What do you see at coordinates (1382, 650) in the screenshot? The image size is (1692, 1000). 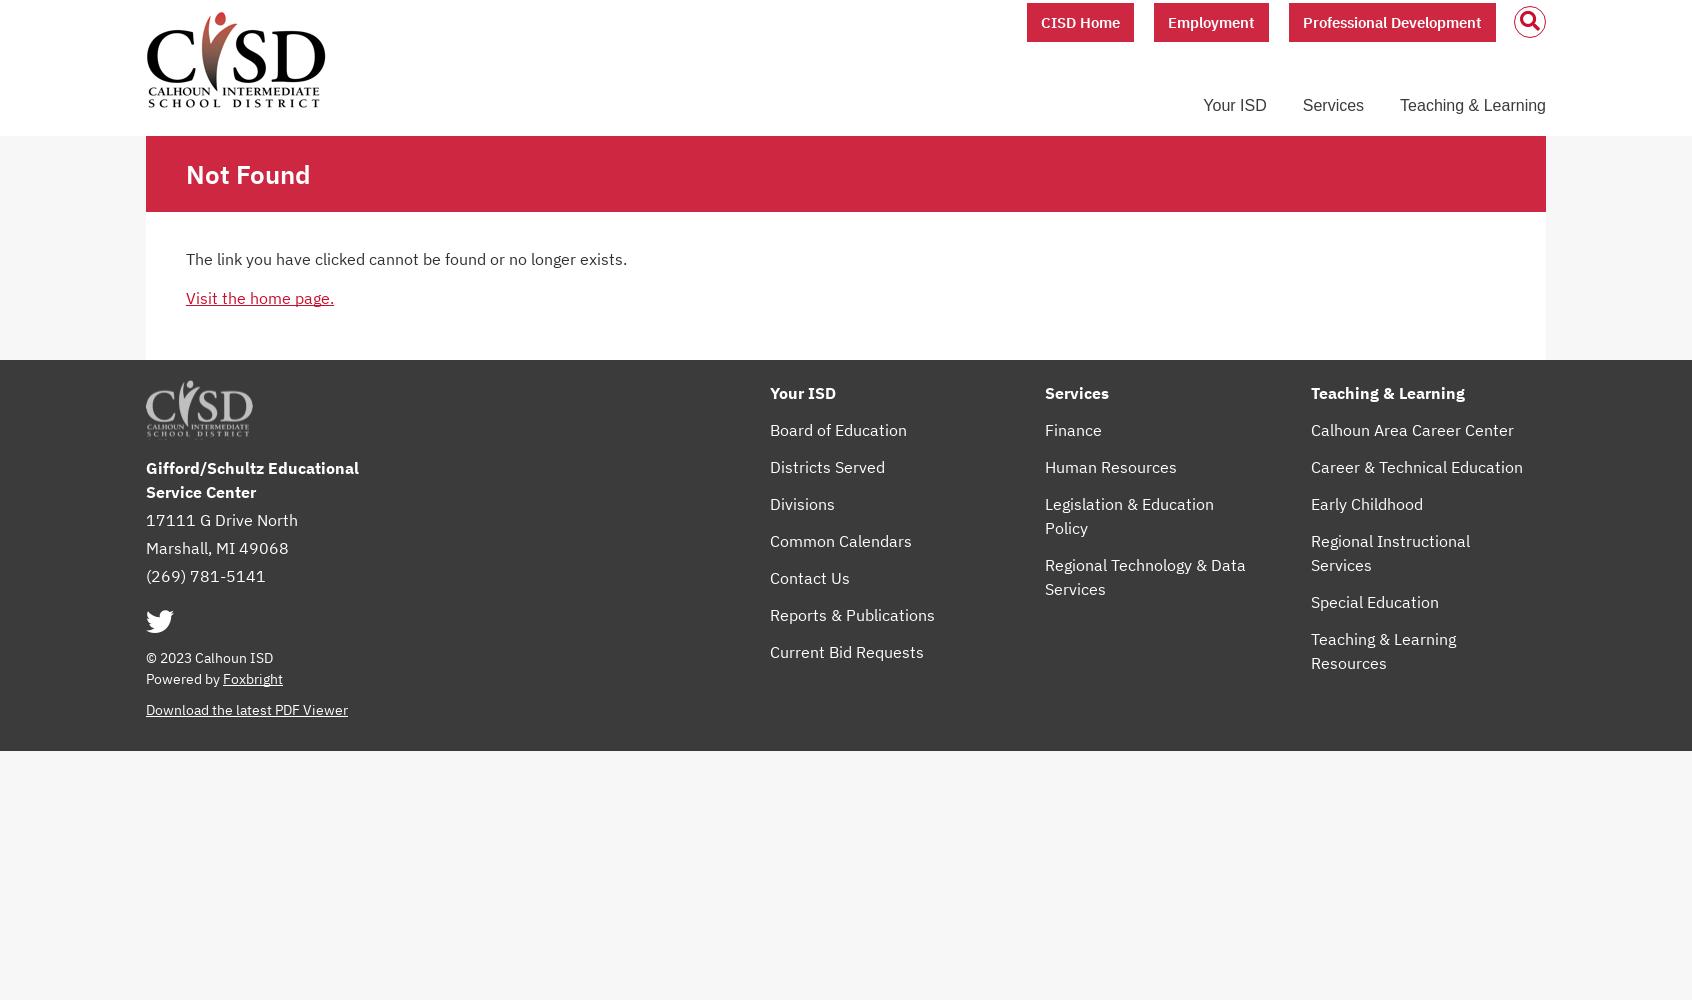 I see `'Teaching & Learning Resources'` at bounding box center [1382, 650].